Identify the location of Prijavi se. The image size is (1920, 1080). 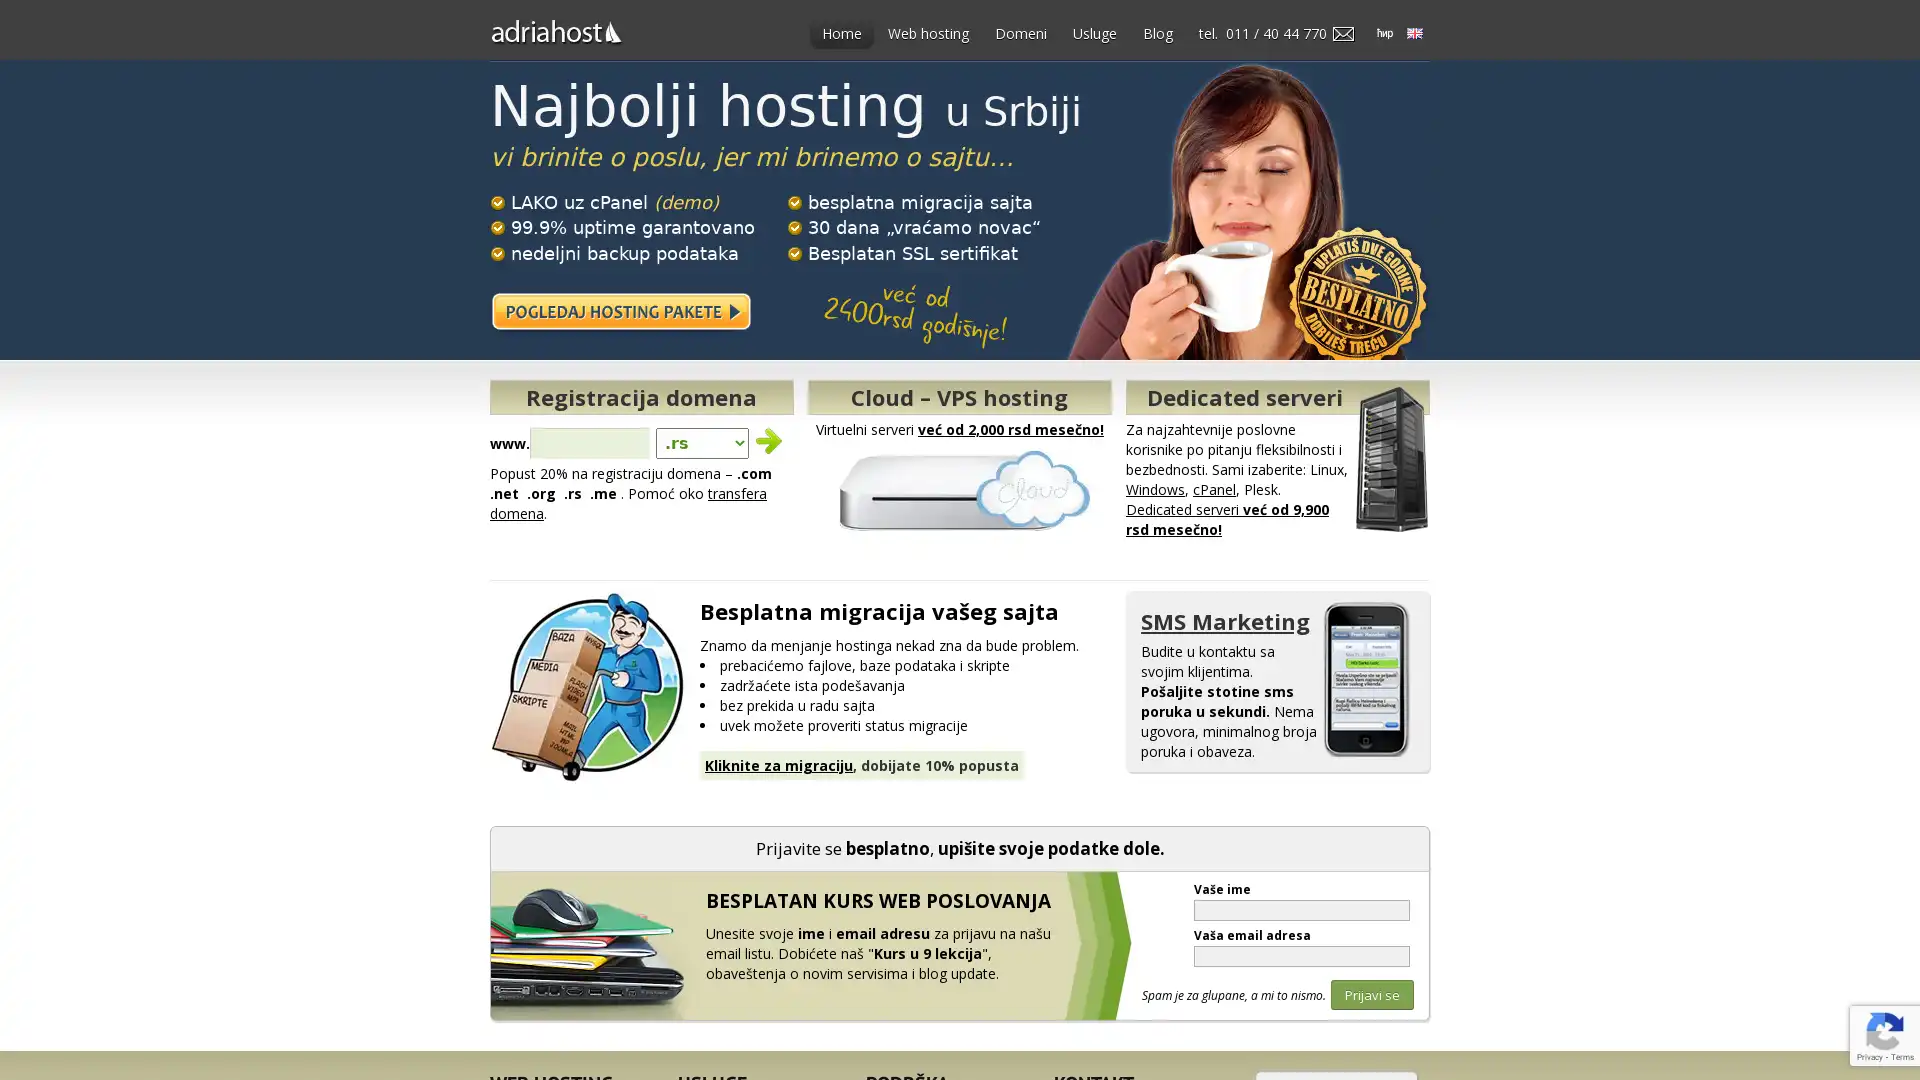
(1371, 994).